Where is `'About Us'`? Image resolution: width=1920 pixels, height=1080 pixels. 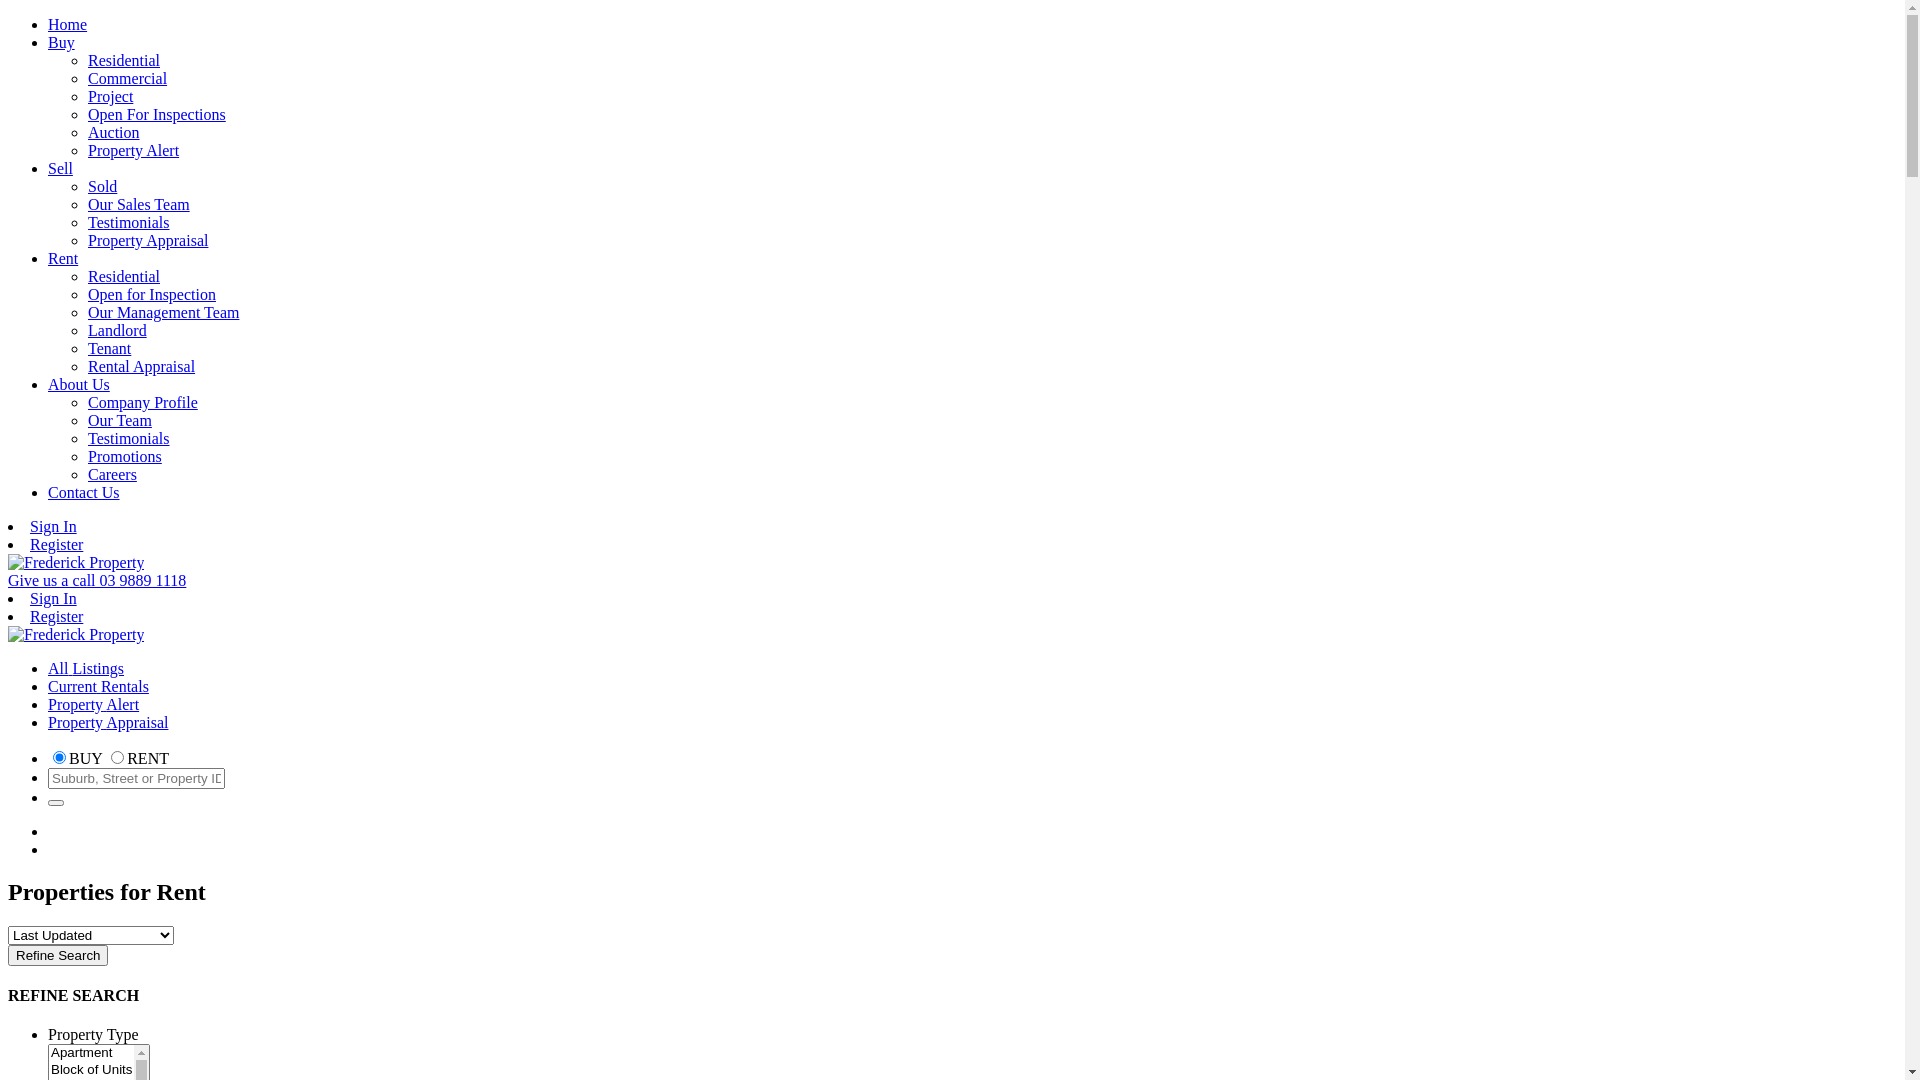 'About Us' is located at coordinates (78, 384).